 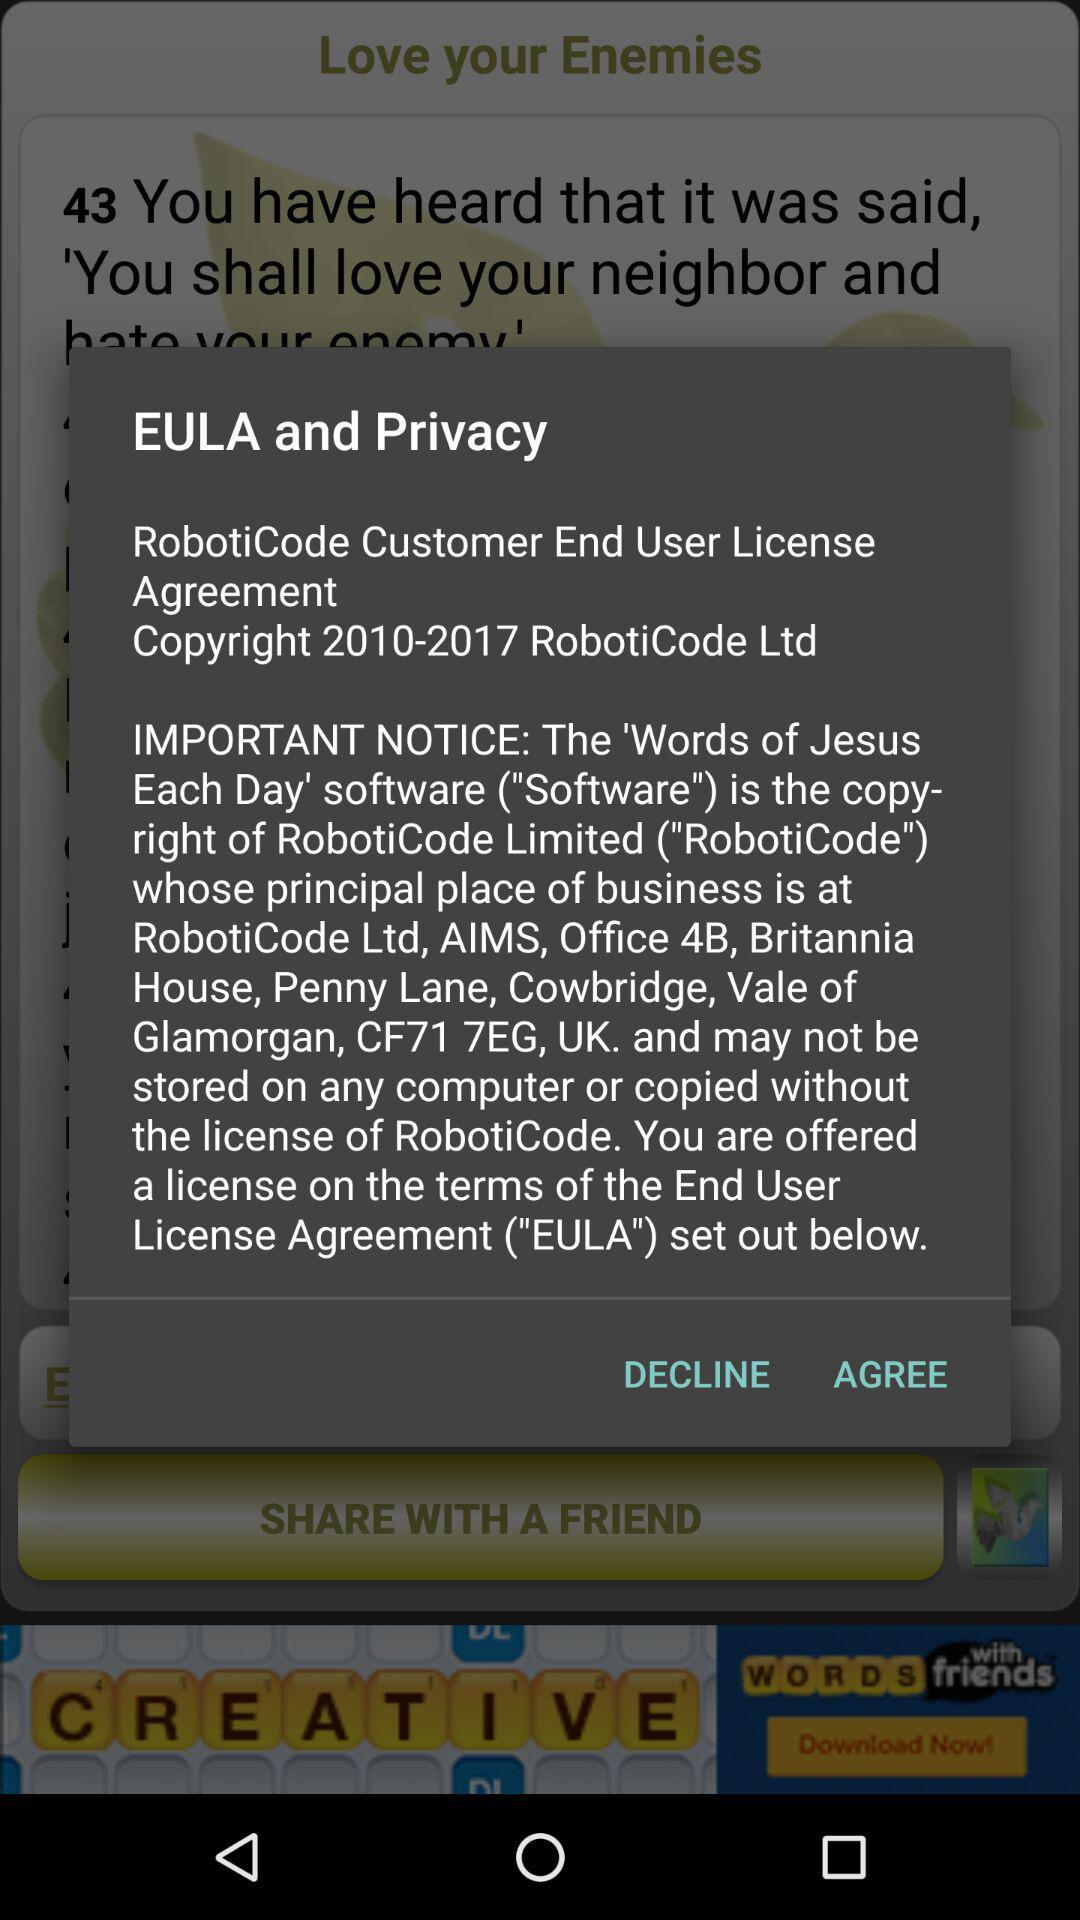 I want to click on app below the roboticode customer end item, so click(x=695, y=1372).